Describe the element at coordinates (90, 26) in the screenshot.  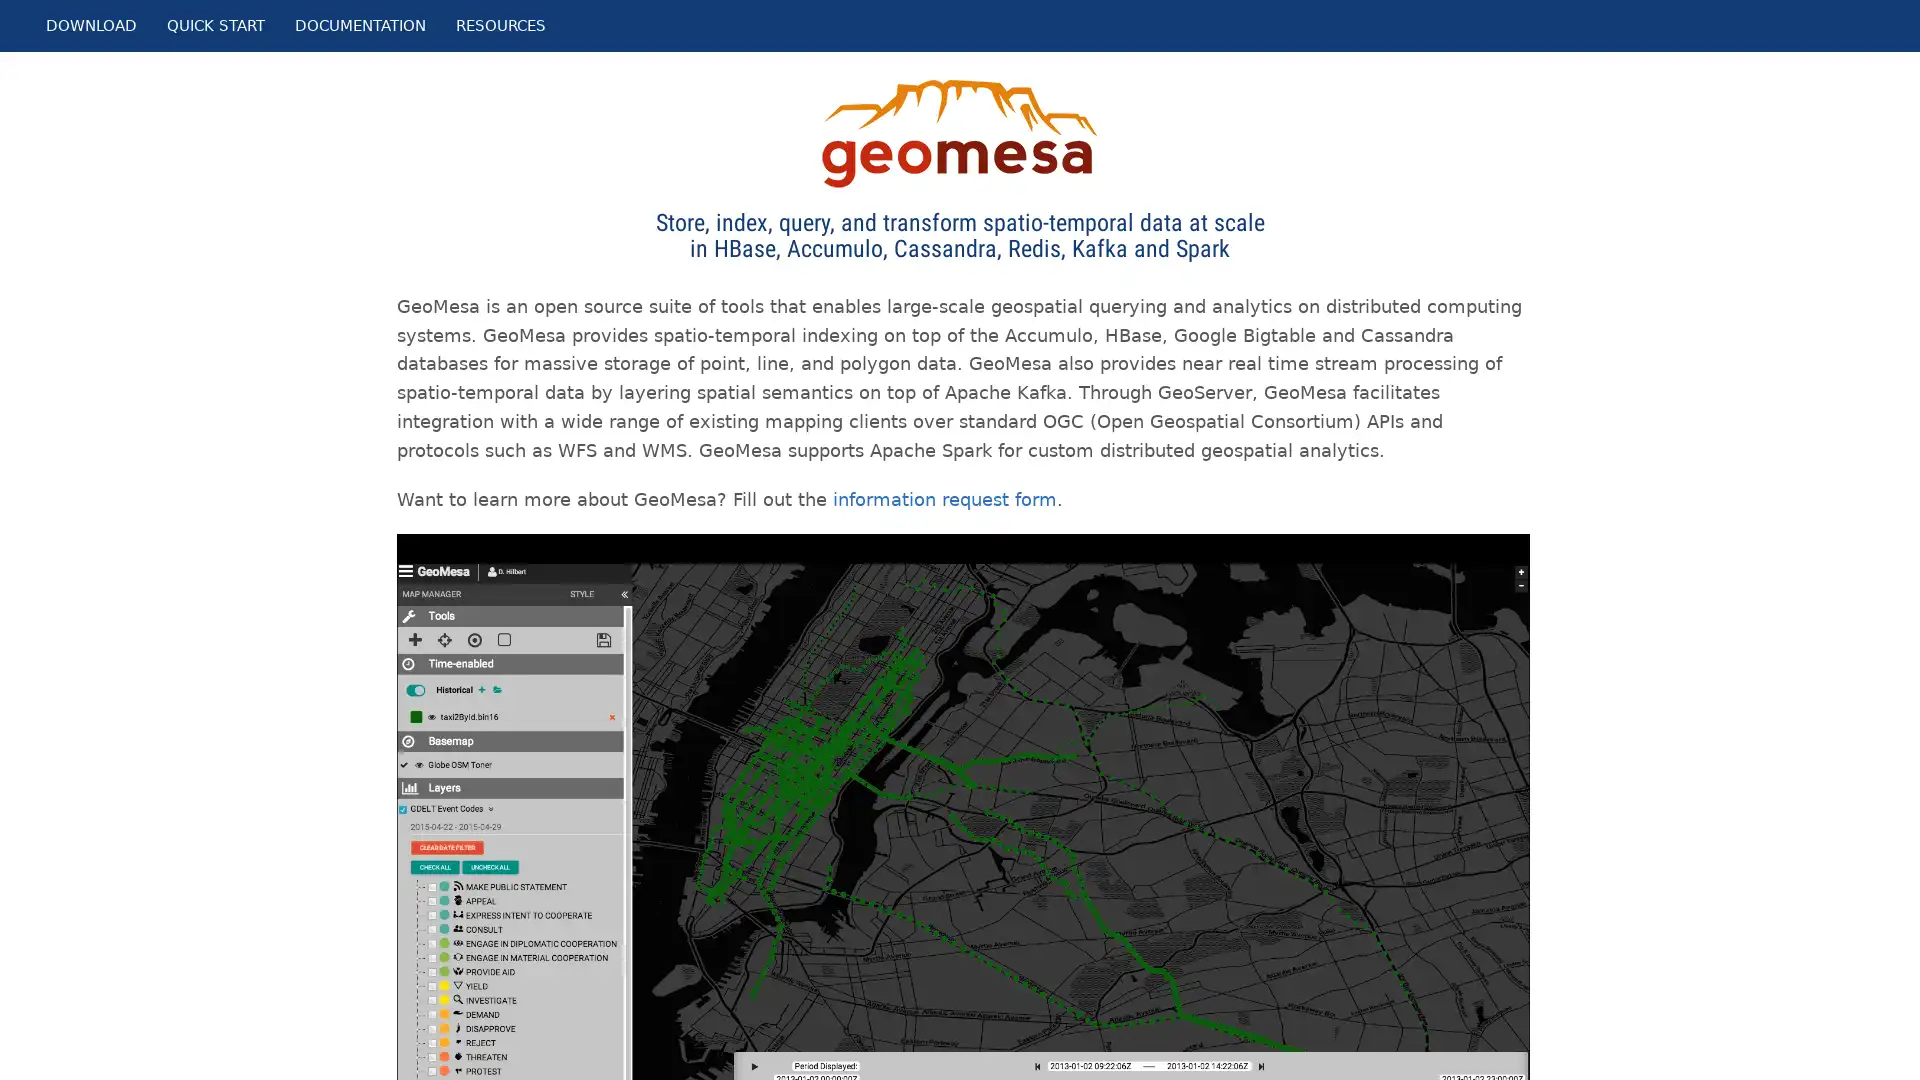
I see `DOWNLOAD` at that location.